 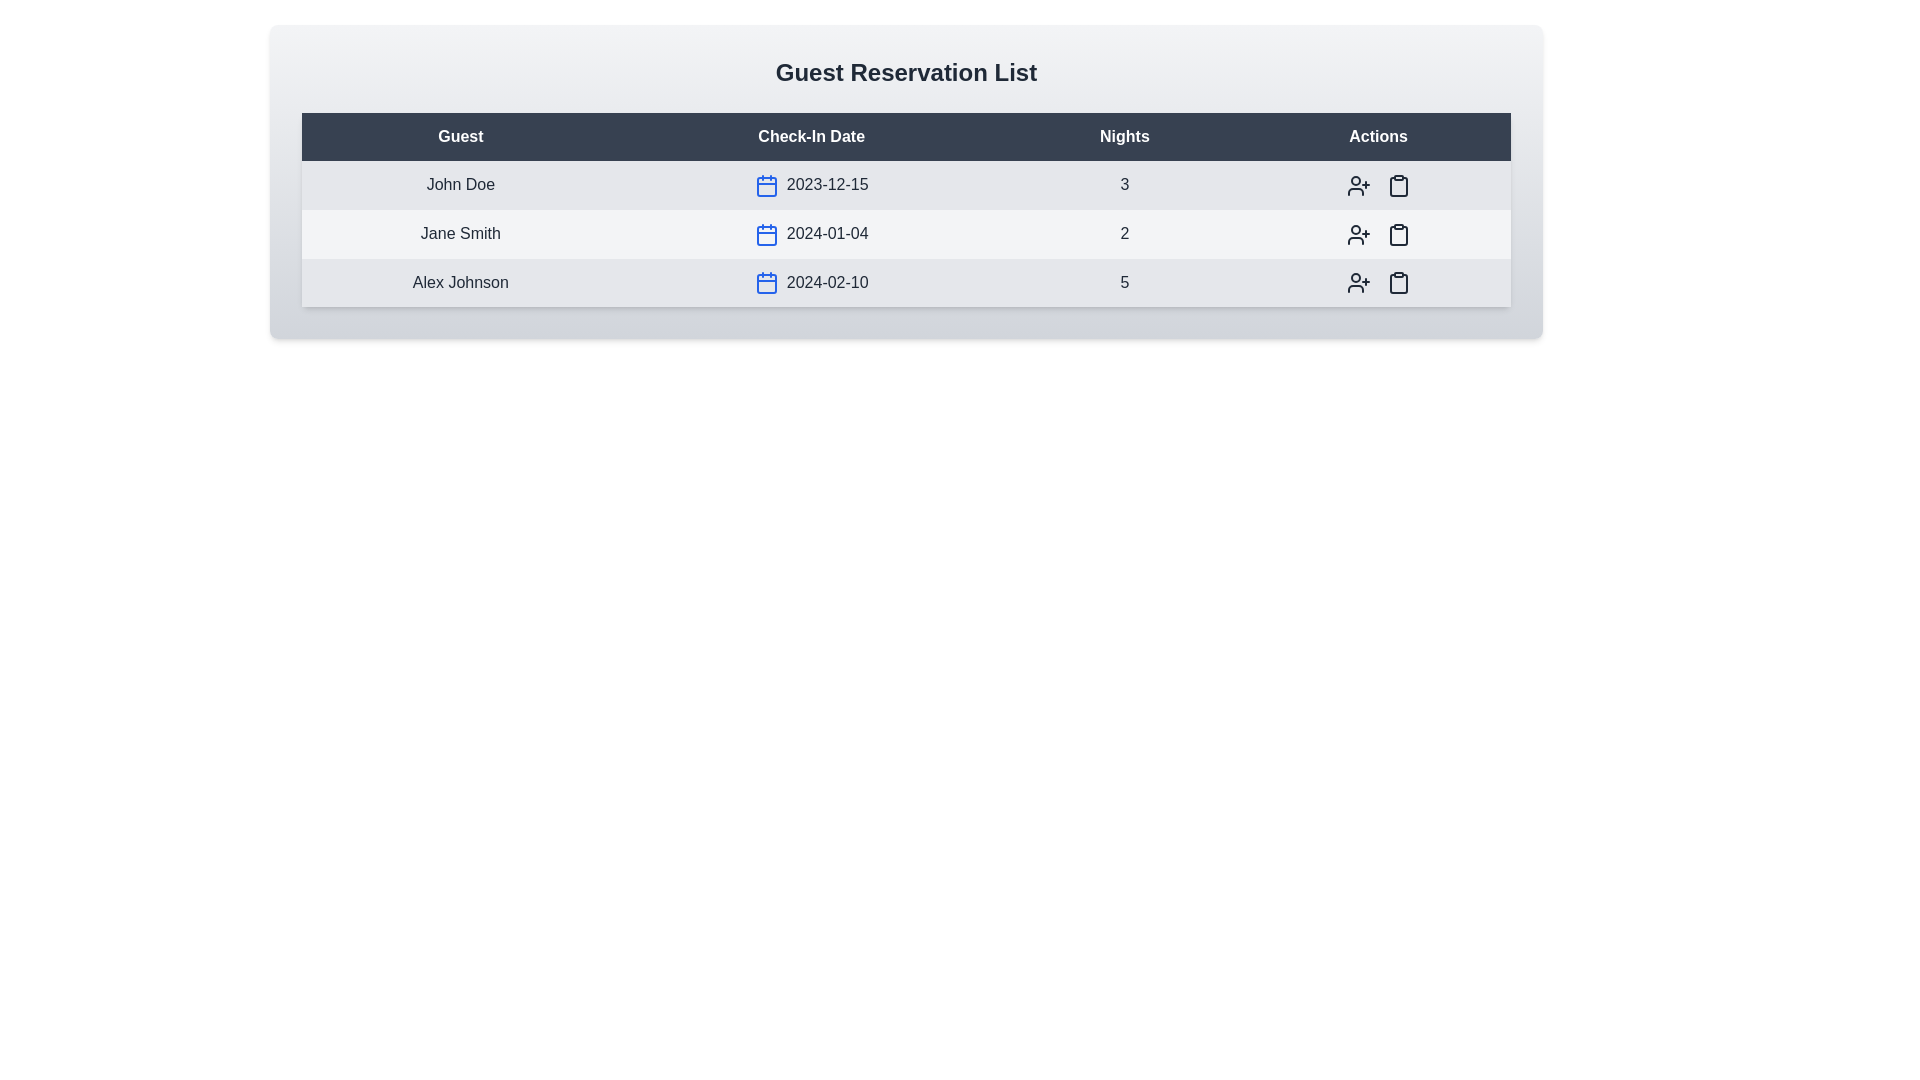 What do you see at coordinates (765, 284) in the screenshot?
I see `the calendar icon located in the 'Check-In Date' column of the table for the row labeled 'Alex Johnson', which is positioned left of the date text '2024-02-10'` at bounding box center [765, 284].